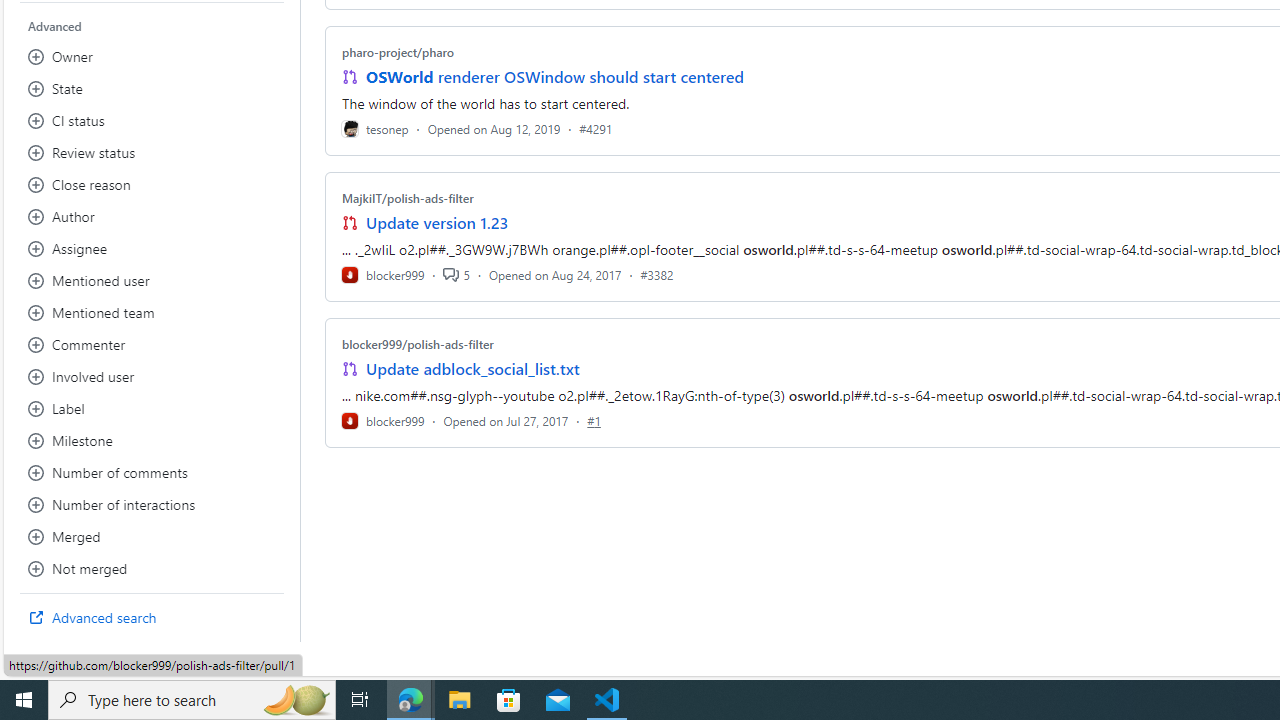 This screenshot has width=1280, height=720. What do you see at coordinates (375, 128) in the screenshot?
I see `'tesonep'` at bounding box center [375, 128].